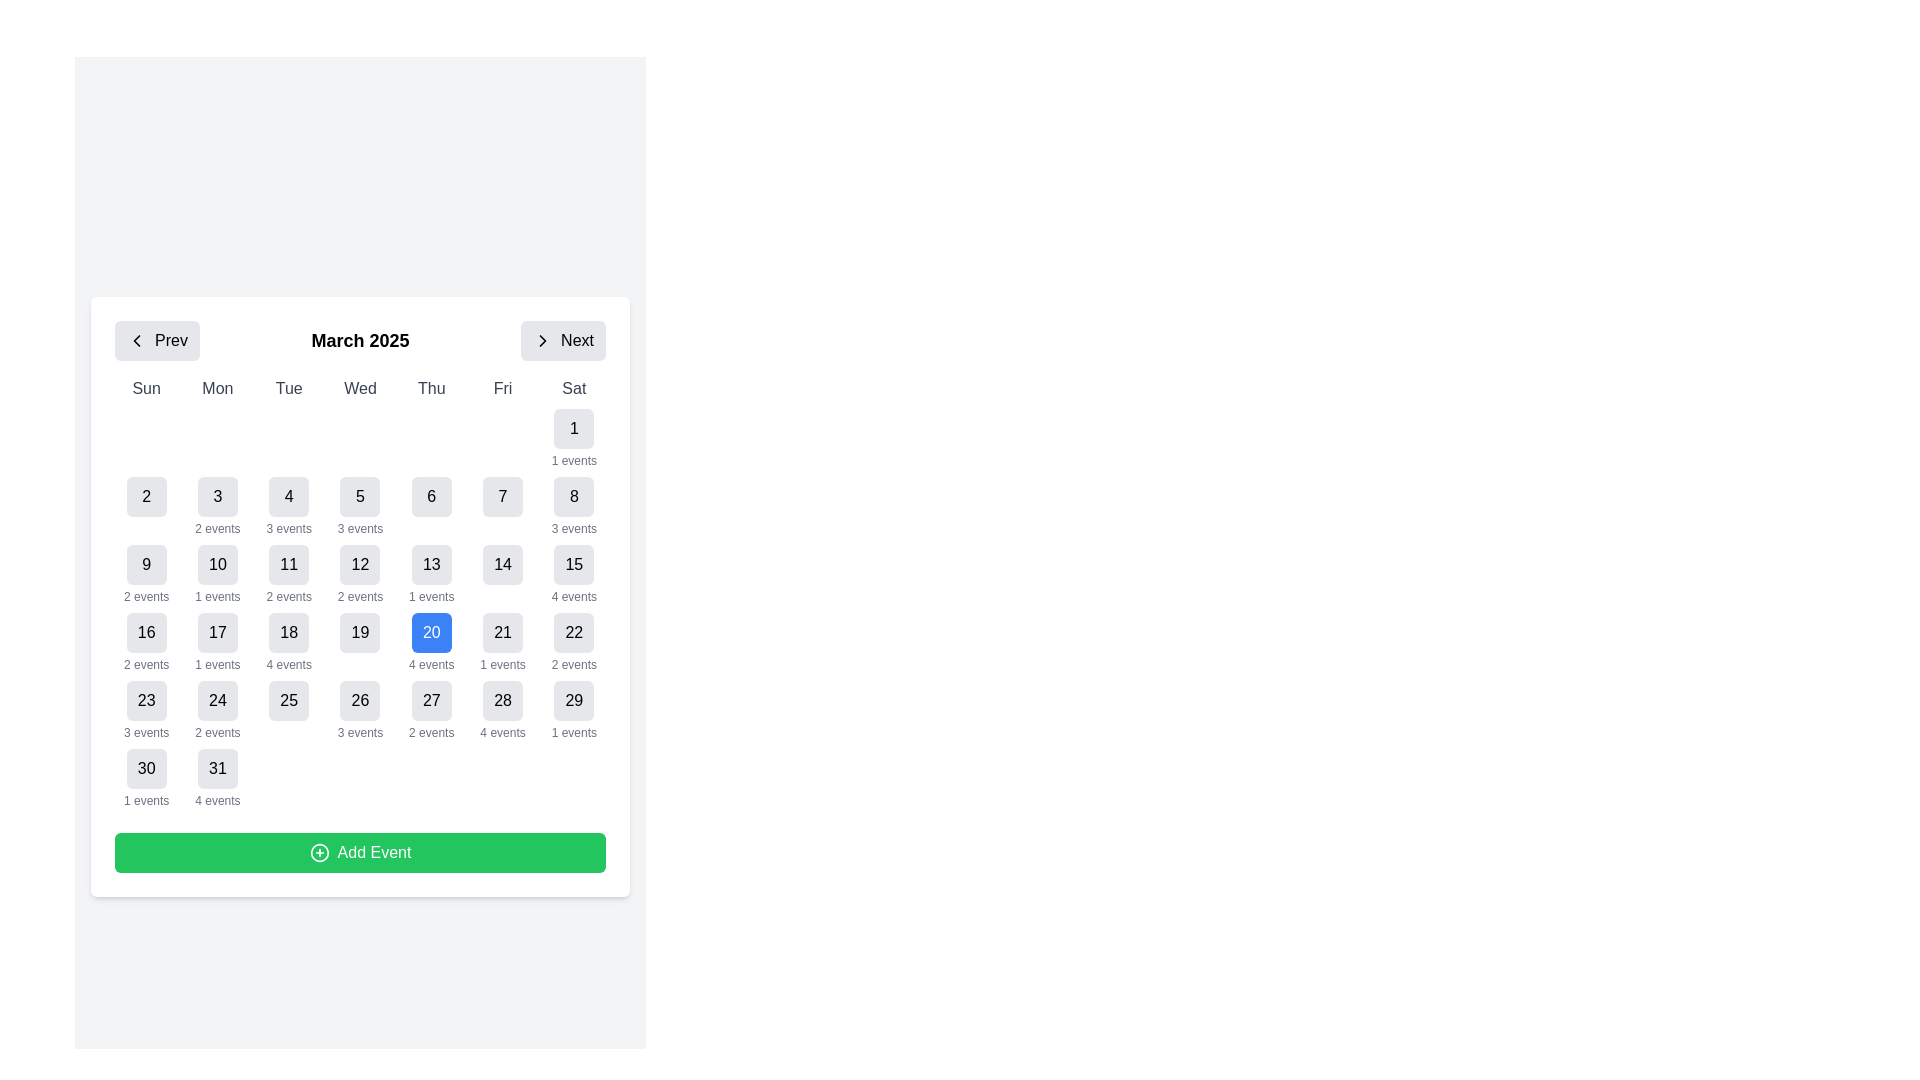 Image resolution: width=1920 pixels, height=1080 pixels. What do you see at coordinates (503, 632) in the screenshot?
I see `the calendar day button for March 21st, 2025` at bounding box center [503, 632].